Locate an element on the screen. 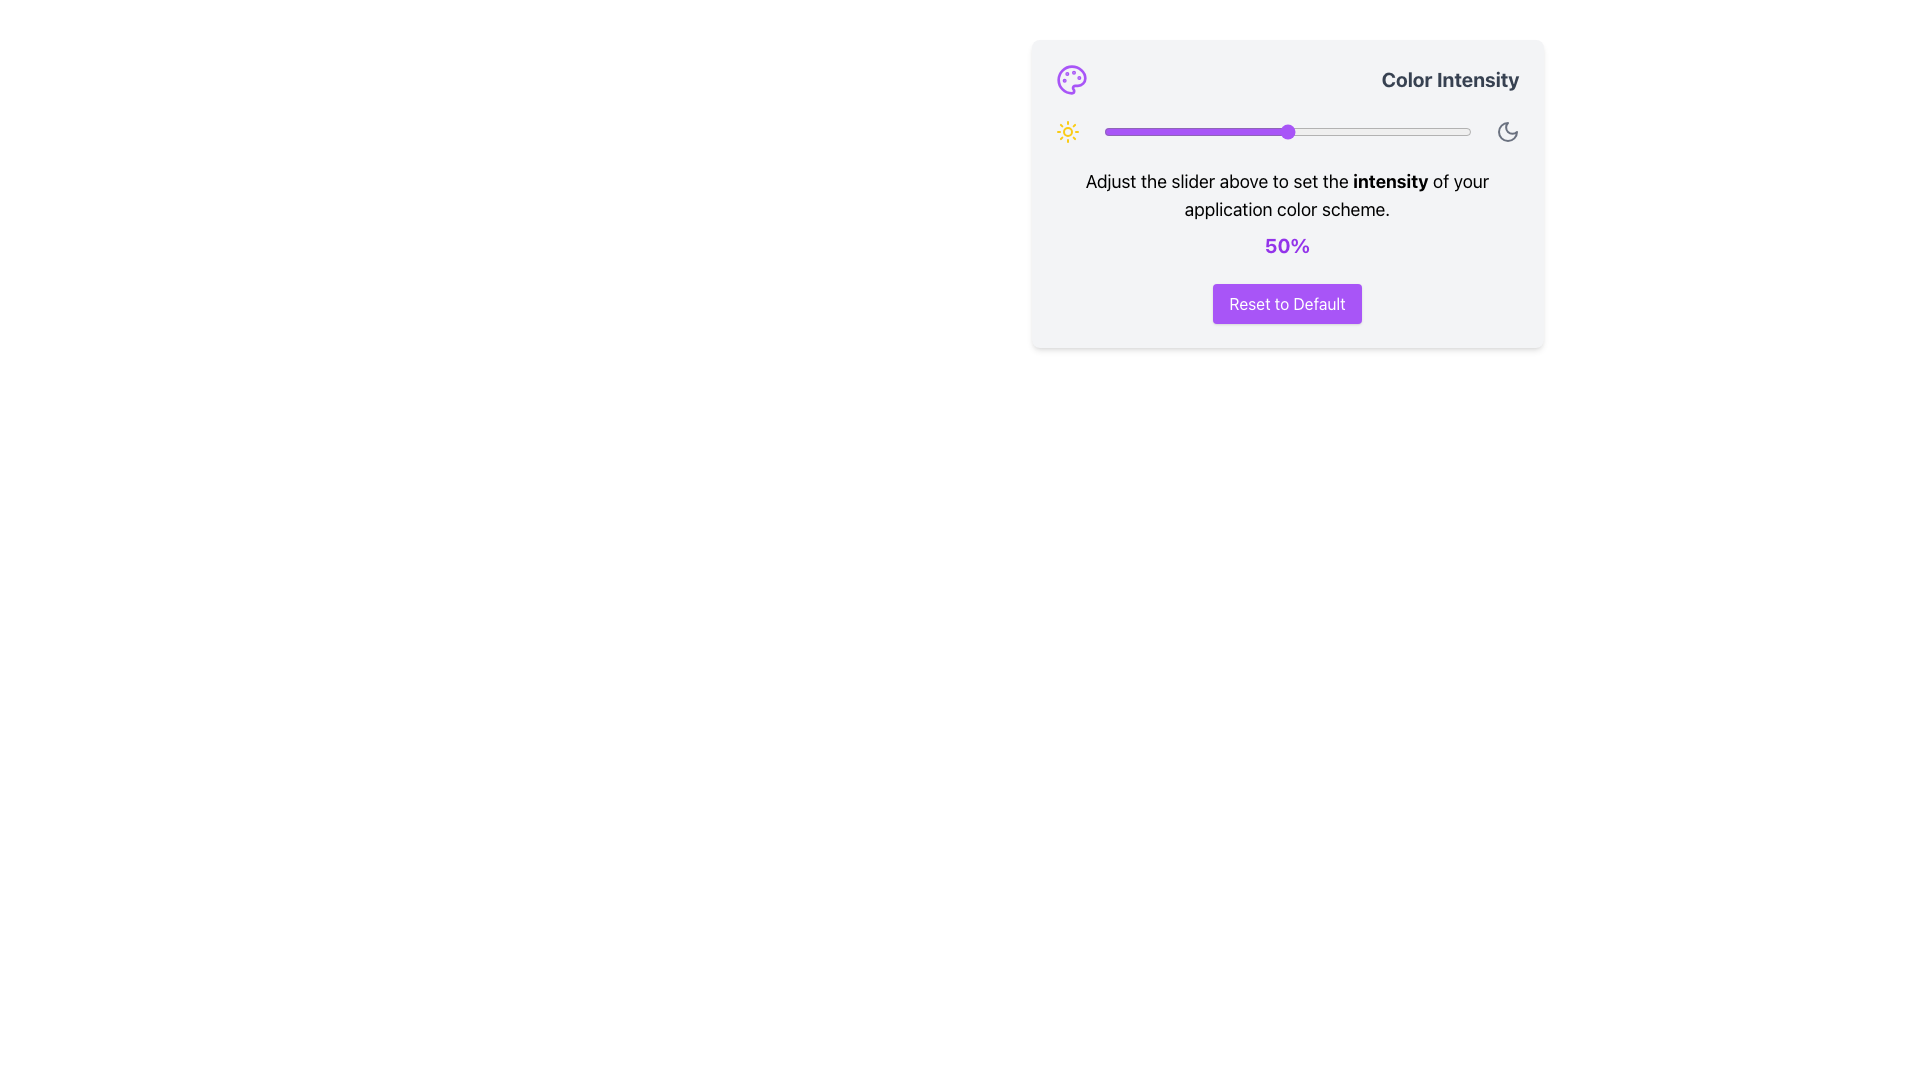  the color intensity is located at coordinates (1242, 131).